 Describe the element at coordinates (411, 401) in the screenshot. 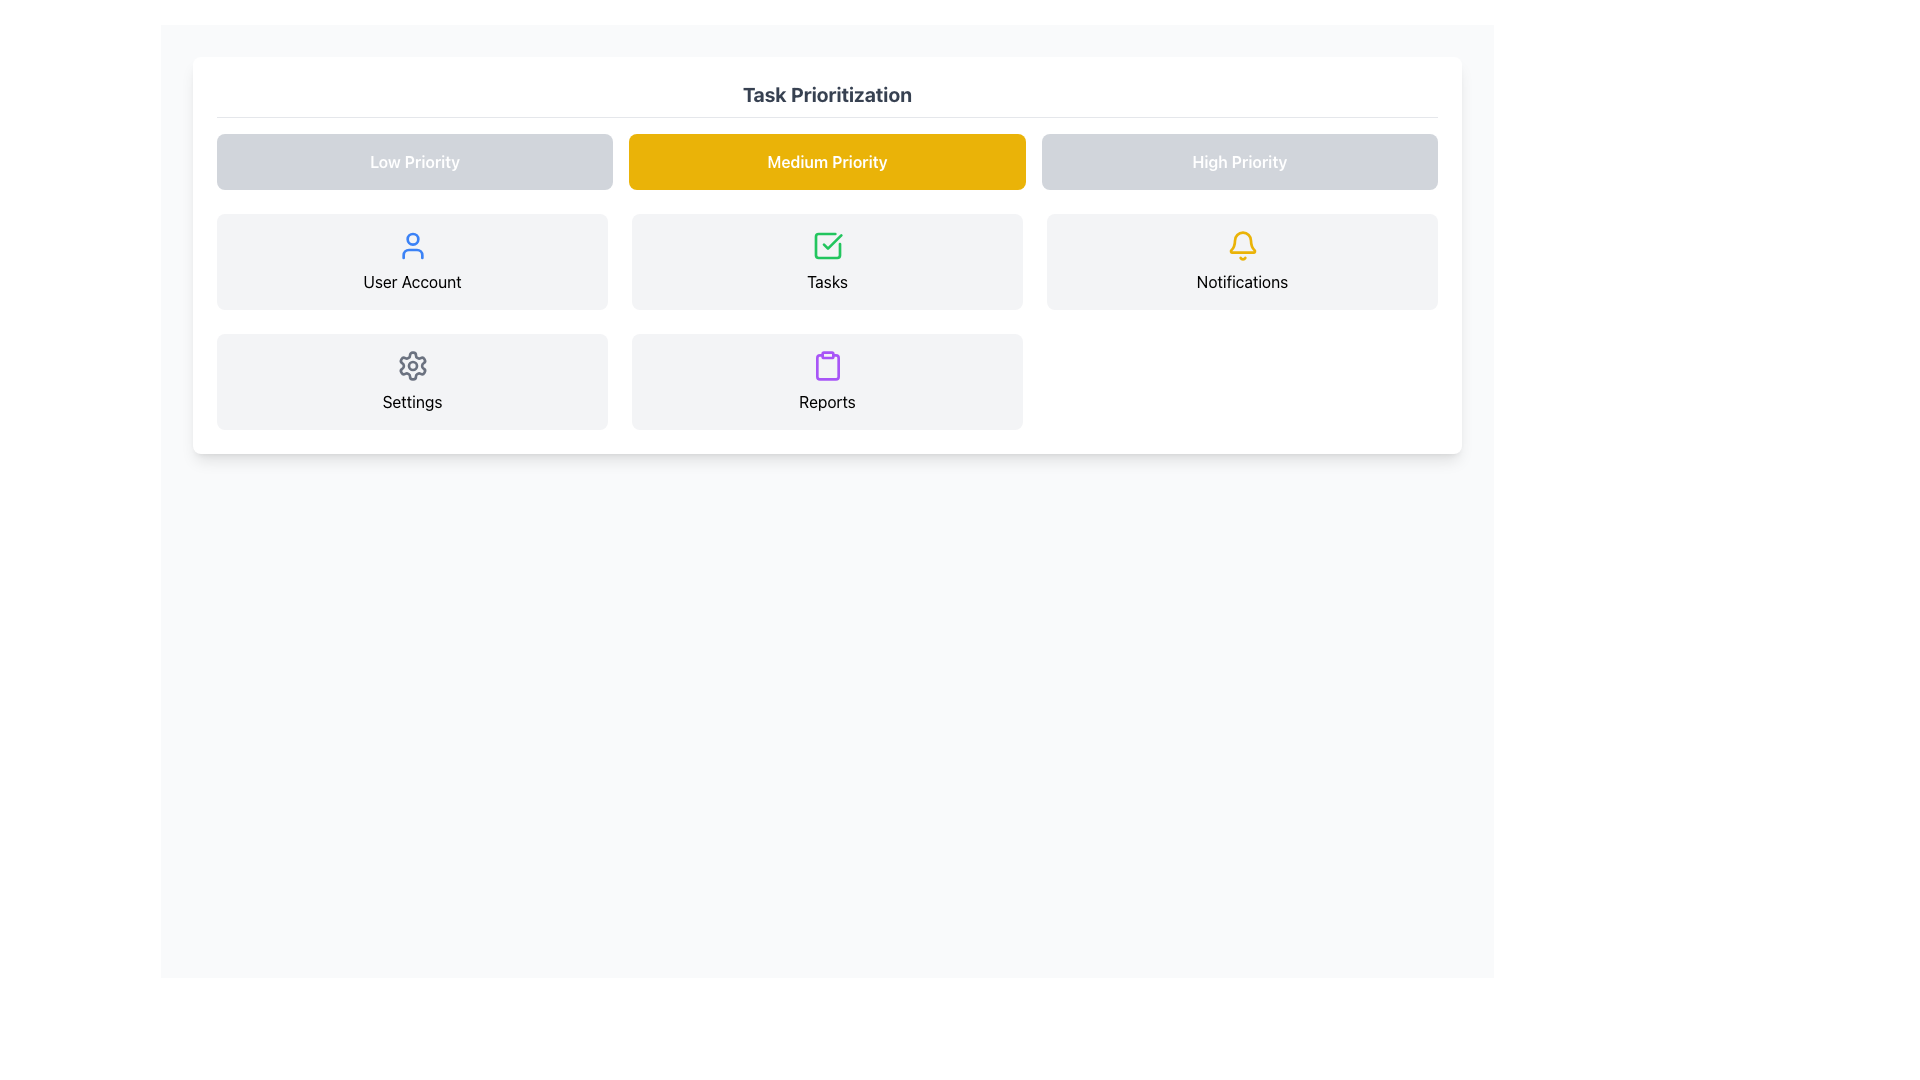

I see `the 'Settings' text label, which is styled in black and positioned below a gear icon in the configuration panel` at that location.